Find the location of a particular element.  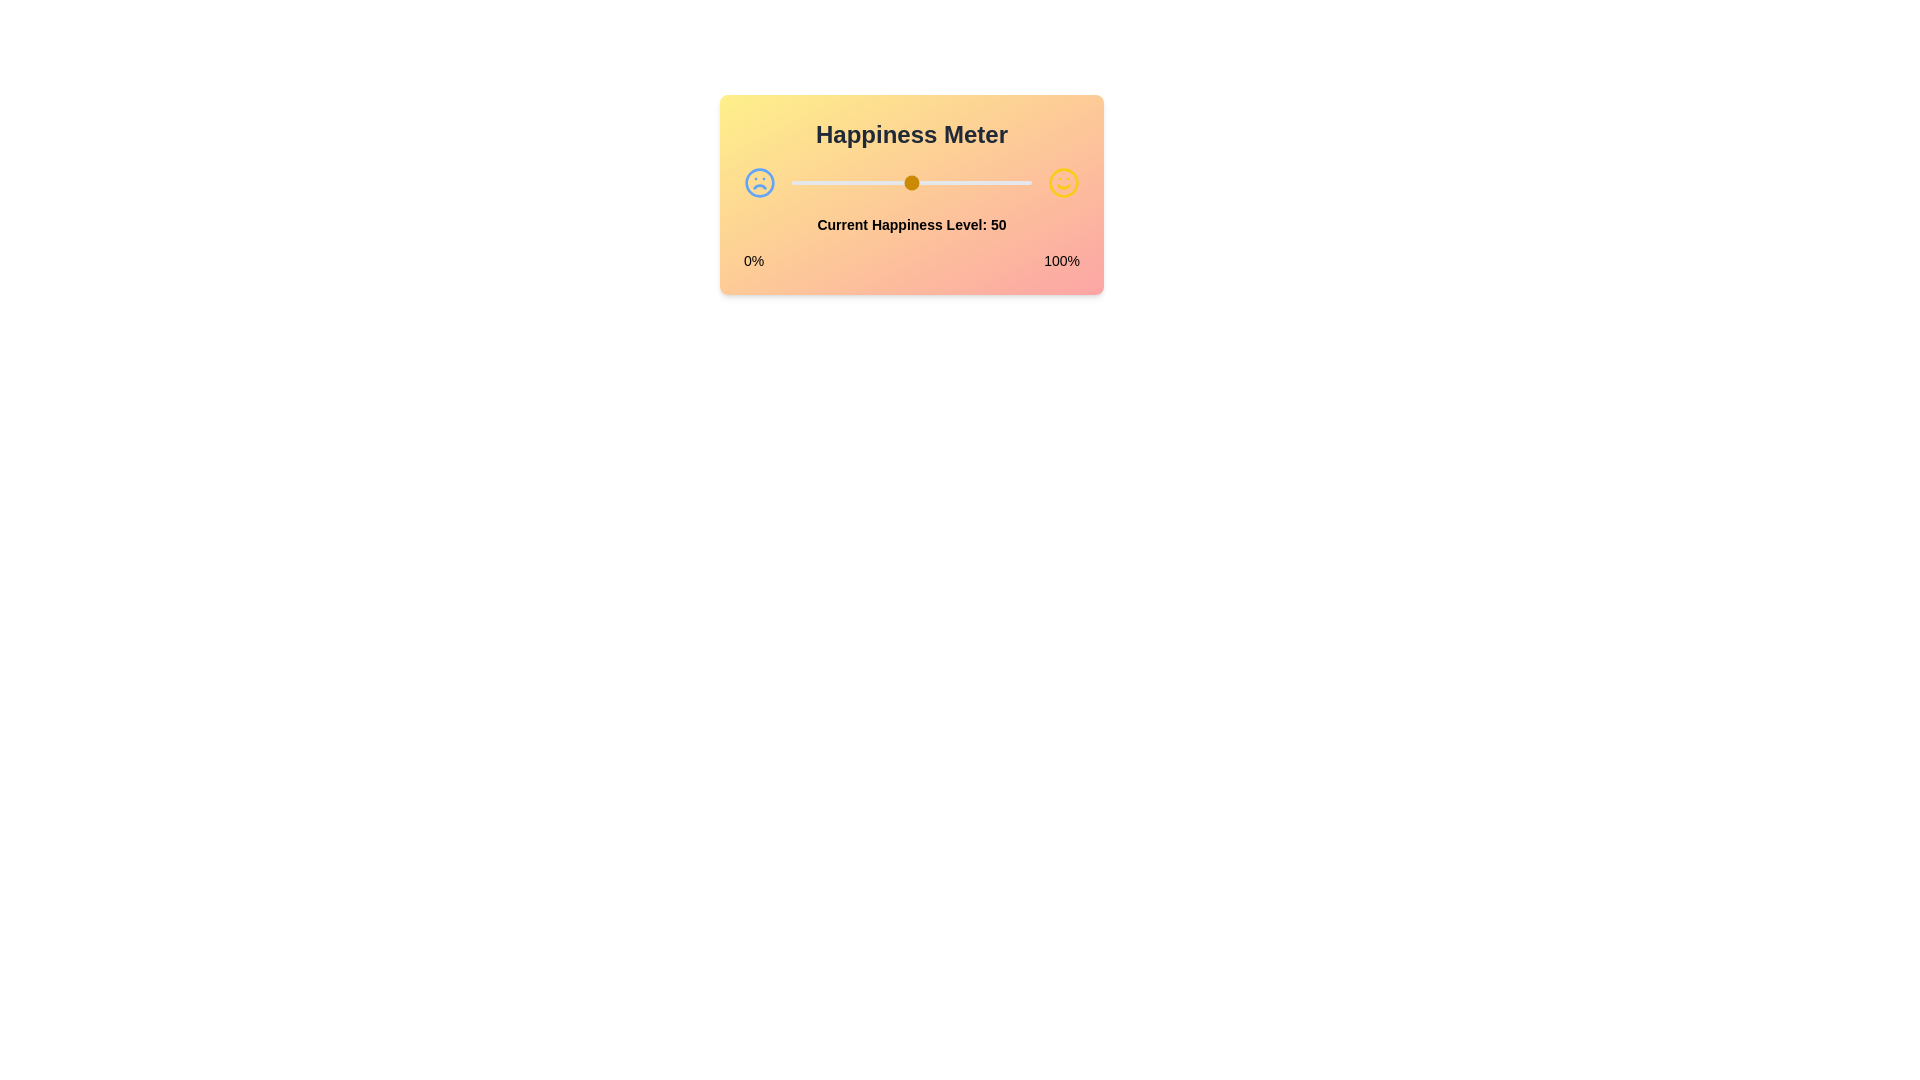

the happiness level to 12 by dragging the slider is located at coordinates (820, 182).